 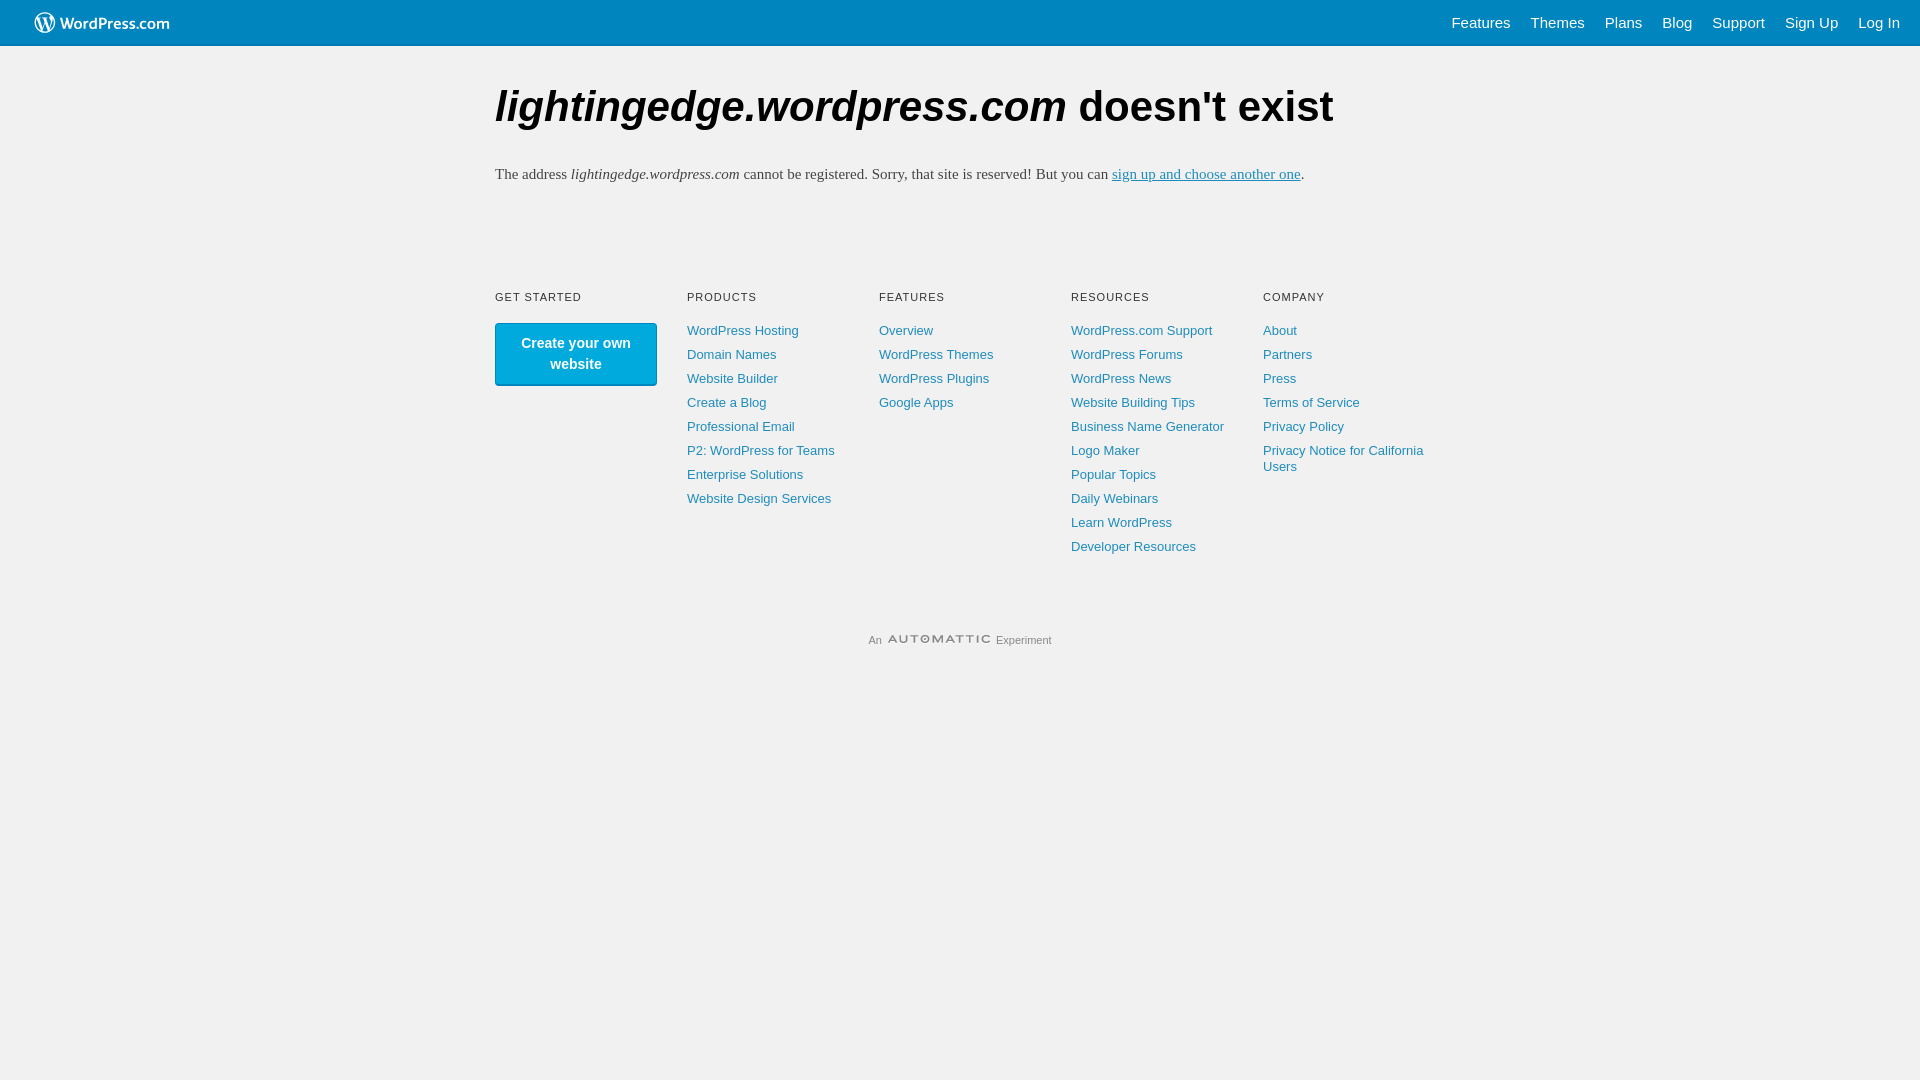 I want to click on 'sign up and choose another one', so click(x=1205, y=172).